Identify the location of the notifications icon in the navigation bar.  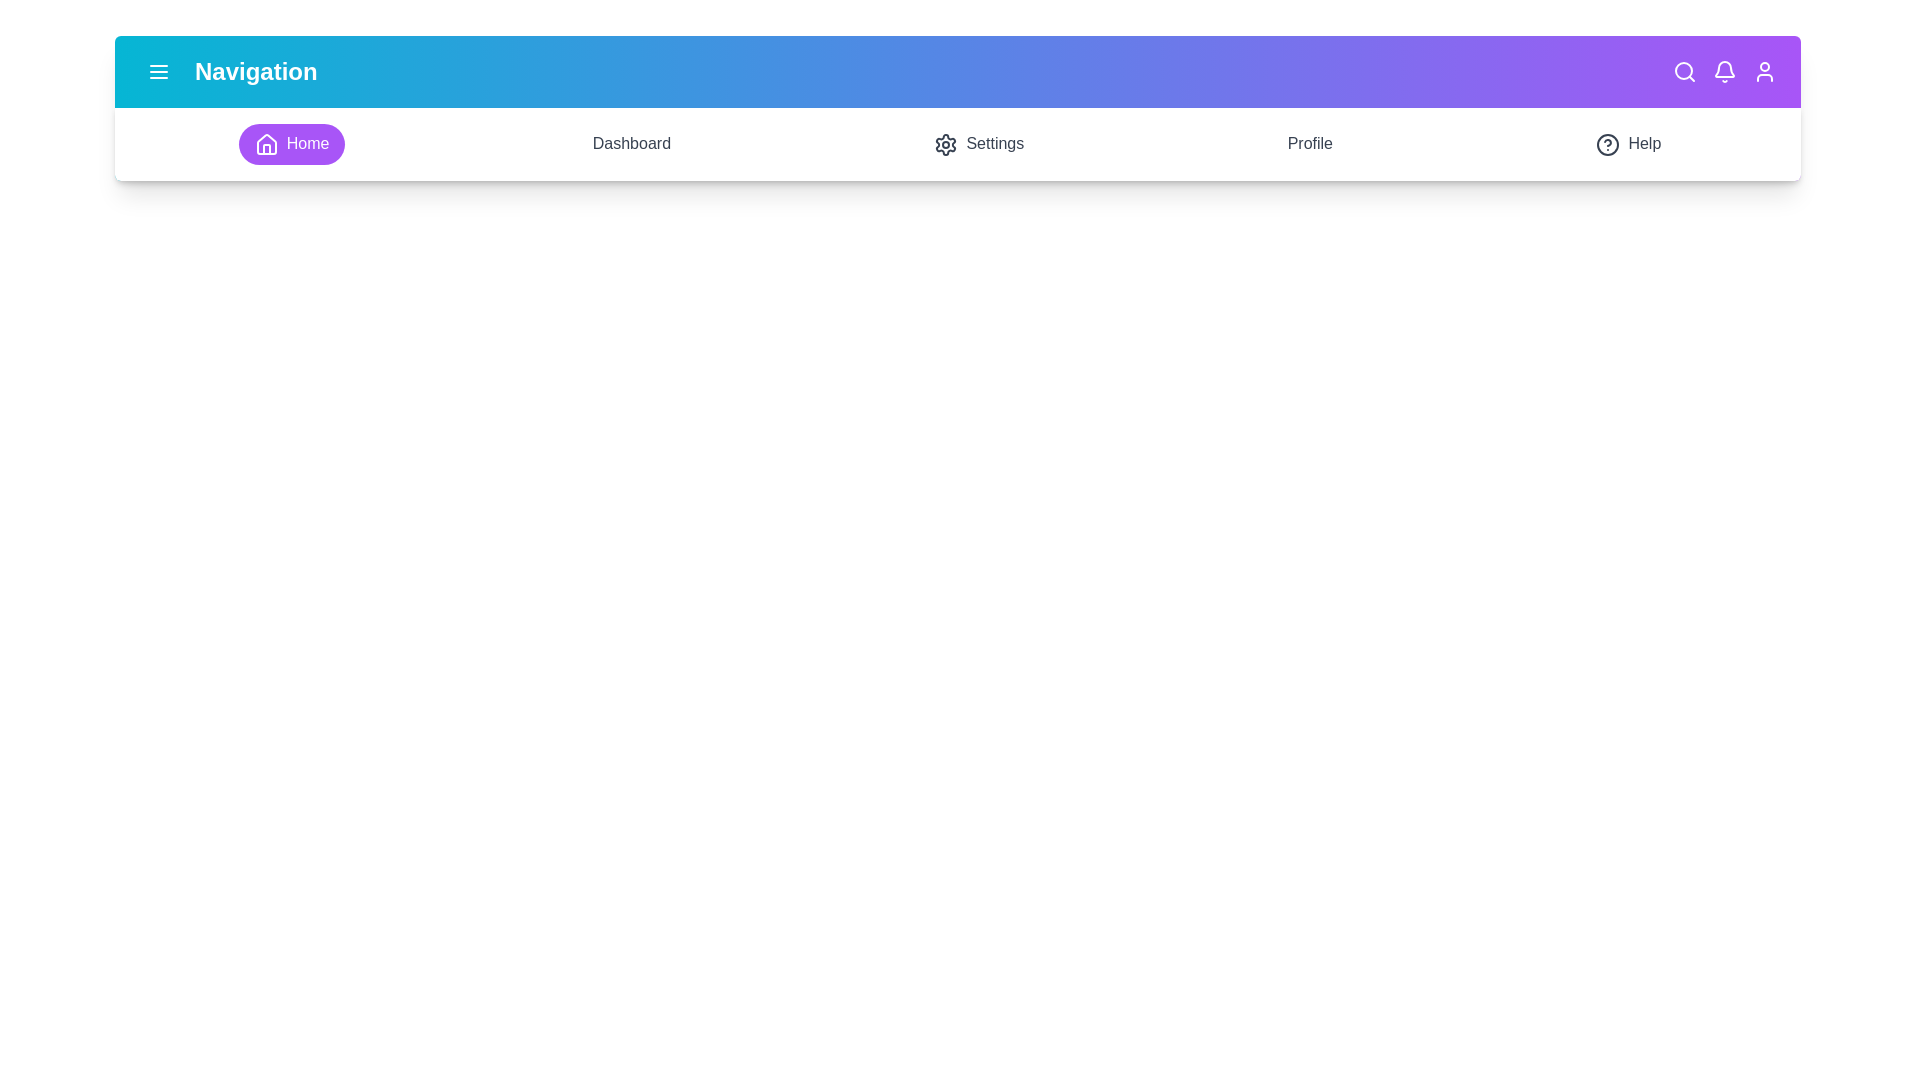
(1723, 71).